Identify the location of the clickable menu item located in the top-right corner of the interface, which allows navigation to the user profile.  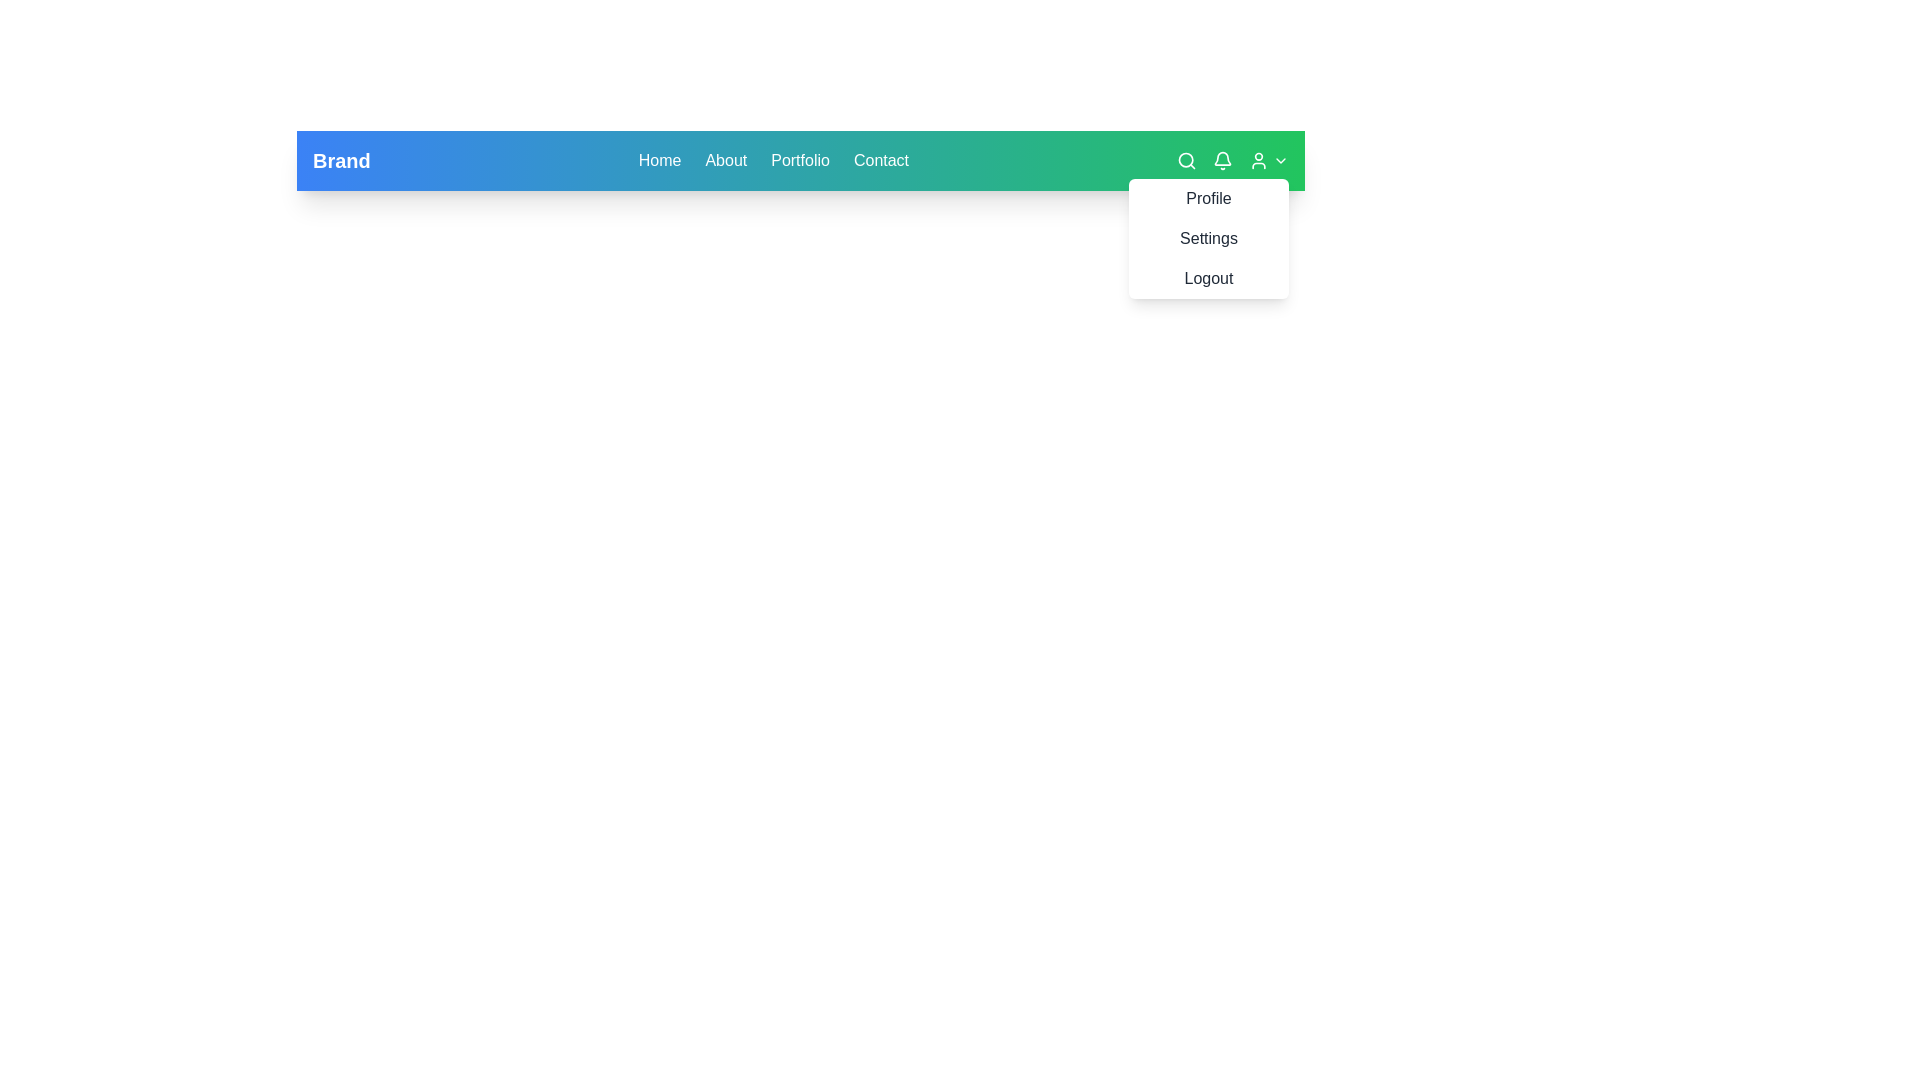
(1208, 199).